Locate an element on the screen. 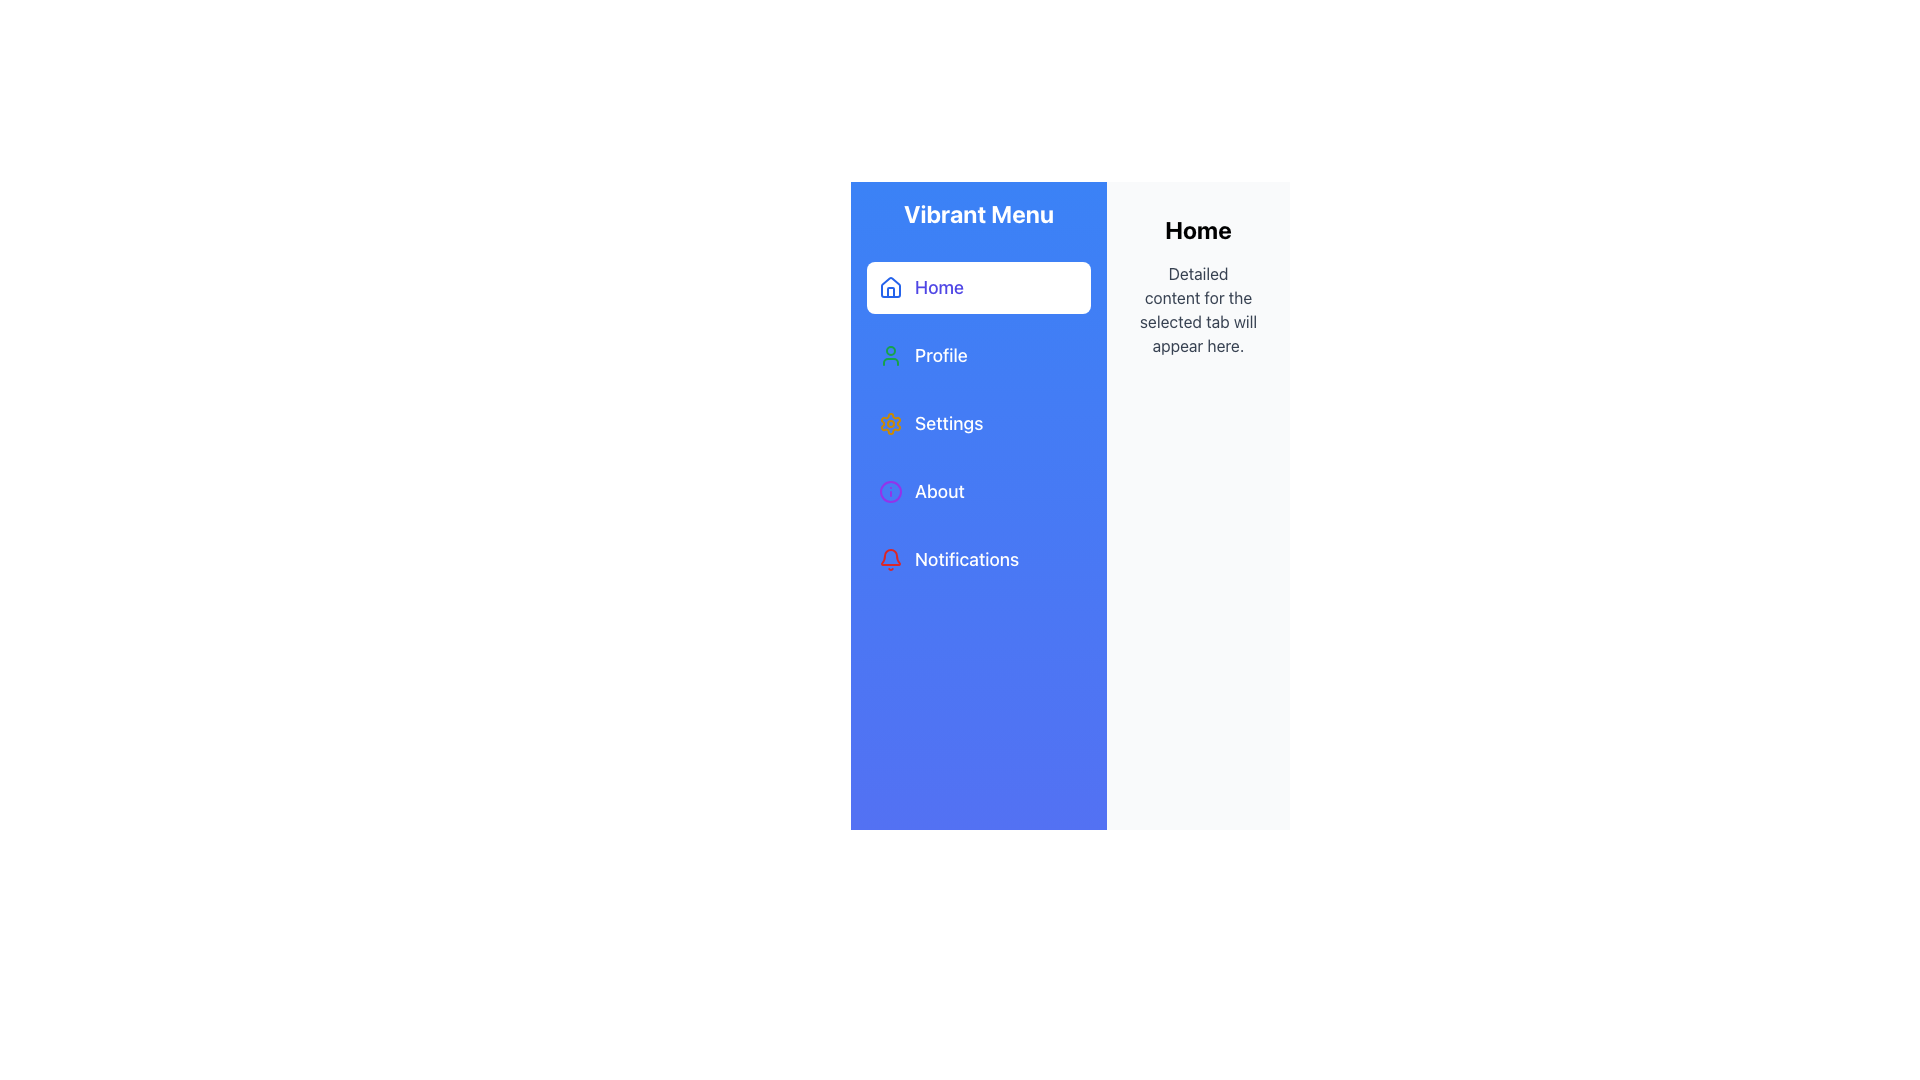 The width and height of the screenshot is (1920, 1080). the 'Home' text label in the topmost segment of the vertical navigation menu, which is styled in medium font weight and positioned to the right of the house icon is located at coordinates (938, 288).